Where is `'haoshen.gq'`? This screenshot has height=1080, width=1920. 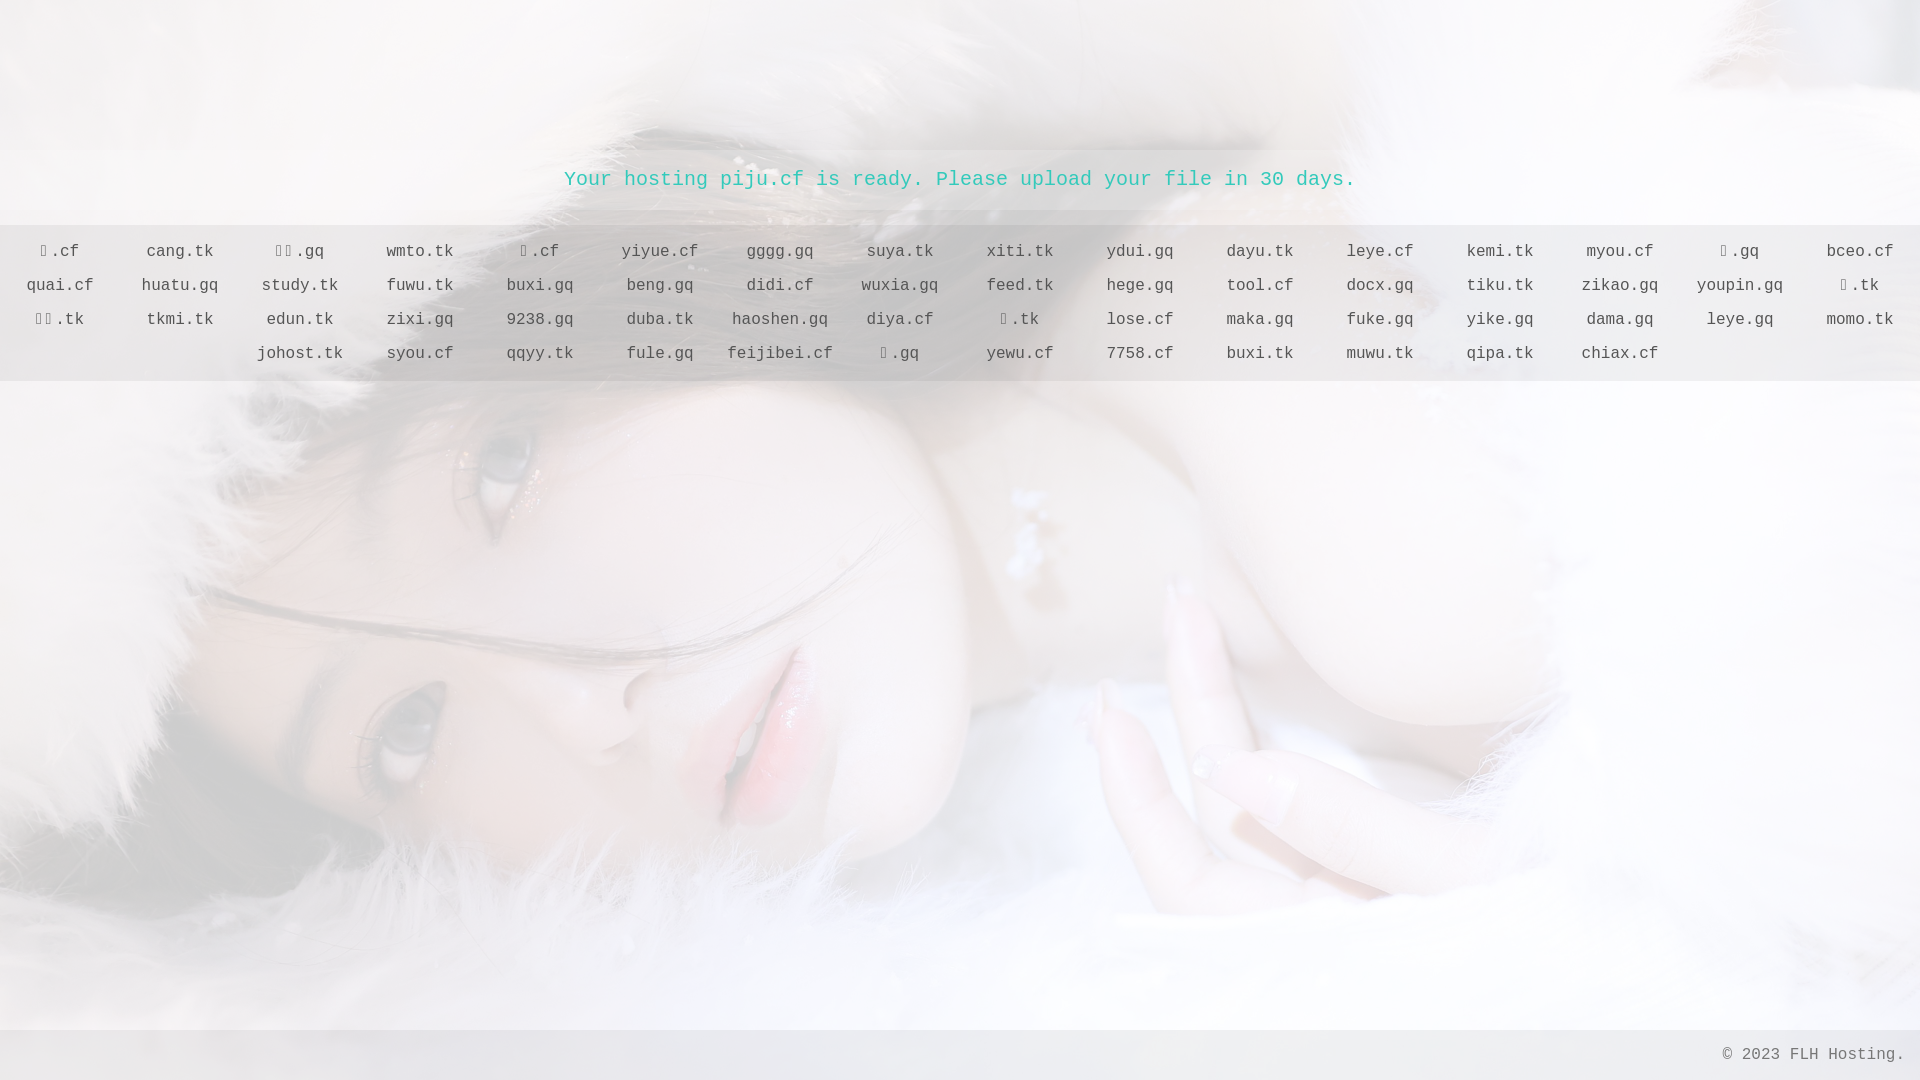 'haoshen.gq' is located at coordinates (778, 319).